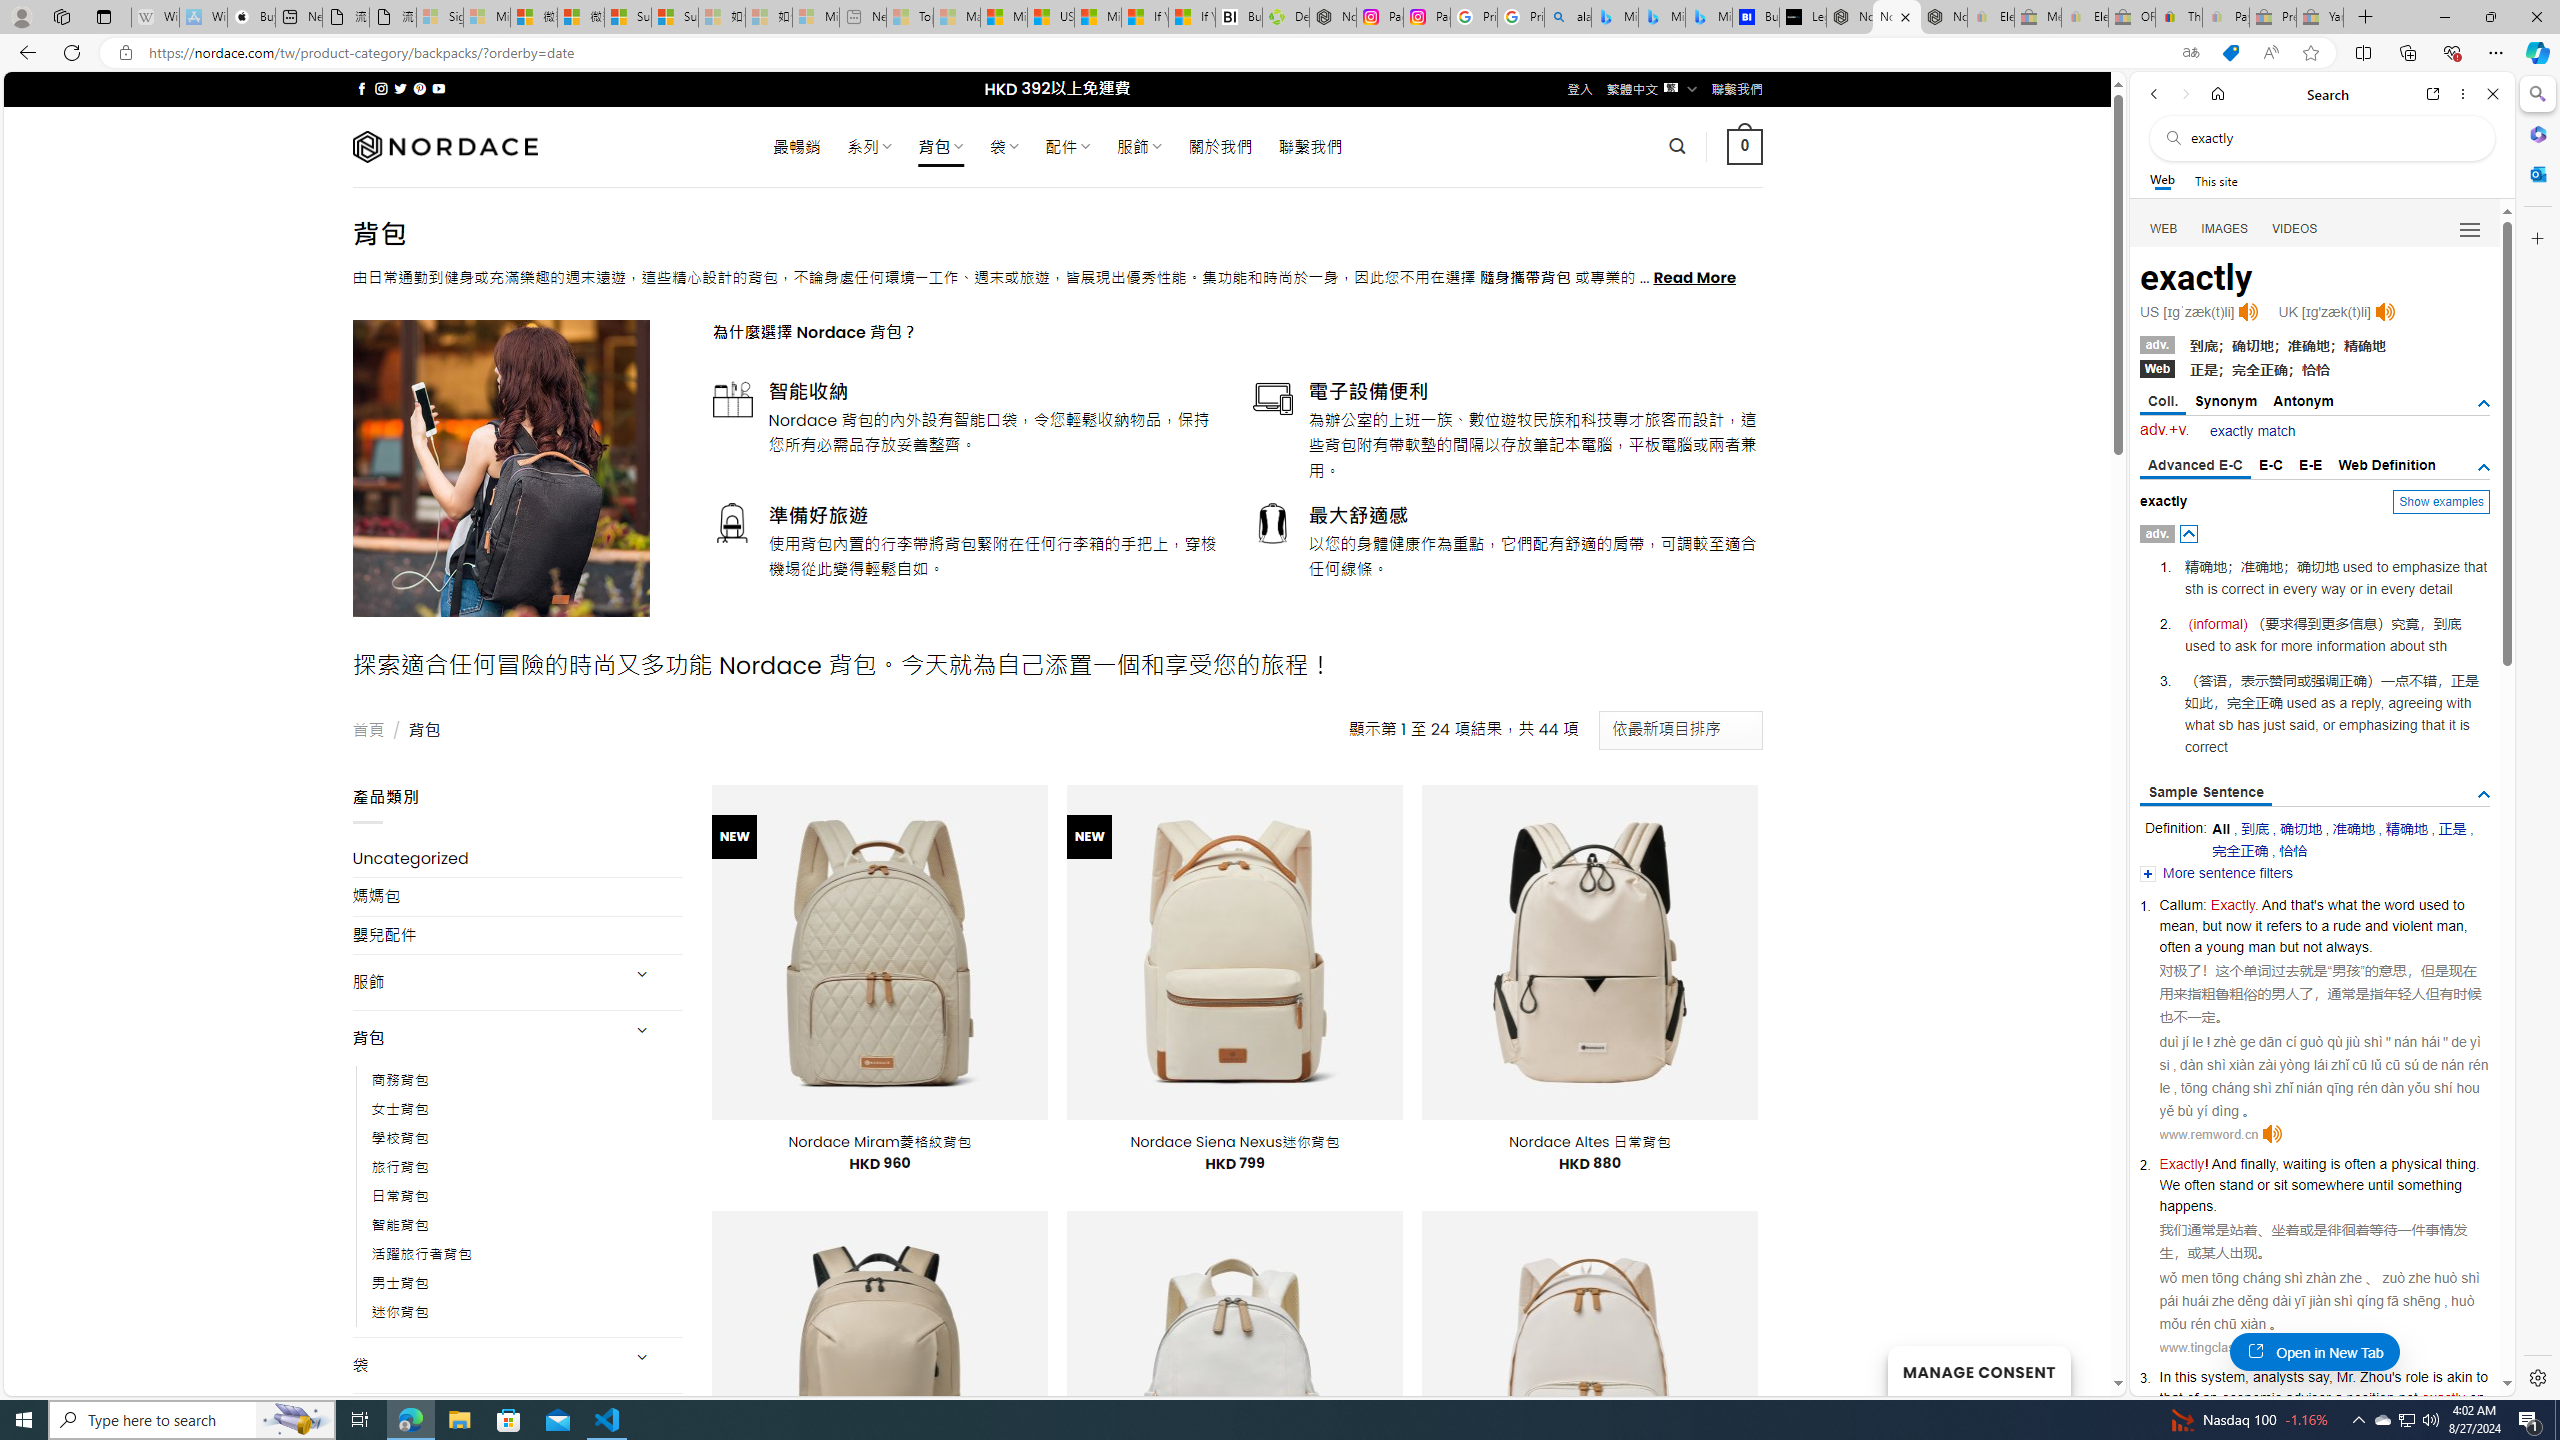  What do you see at coordinates (2237, 926) in the screenshot?
I see `'now'` at bounding box center [2237, 926].